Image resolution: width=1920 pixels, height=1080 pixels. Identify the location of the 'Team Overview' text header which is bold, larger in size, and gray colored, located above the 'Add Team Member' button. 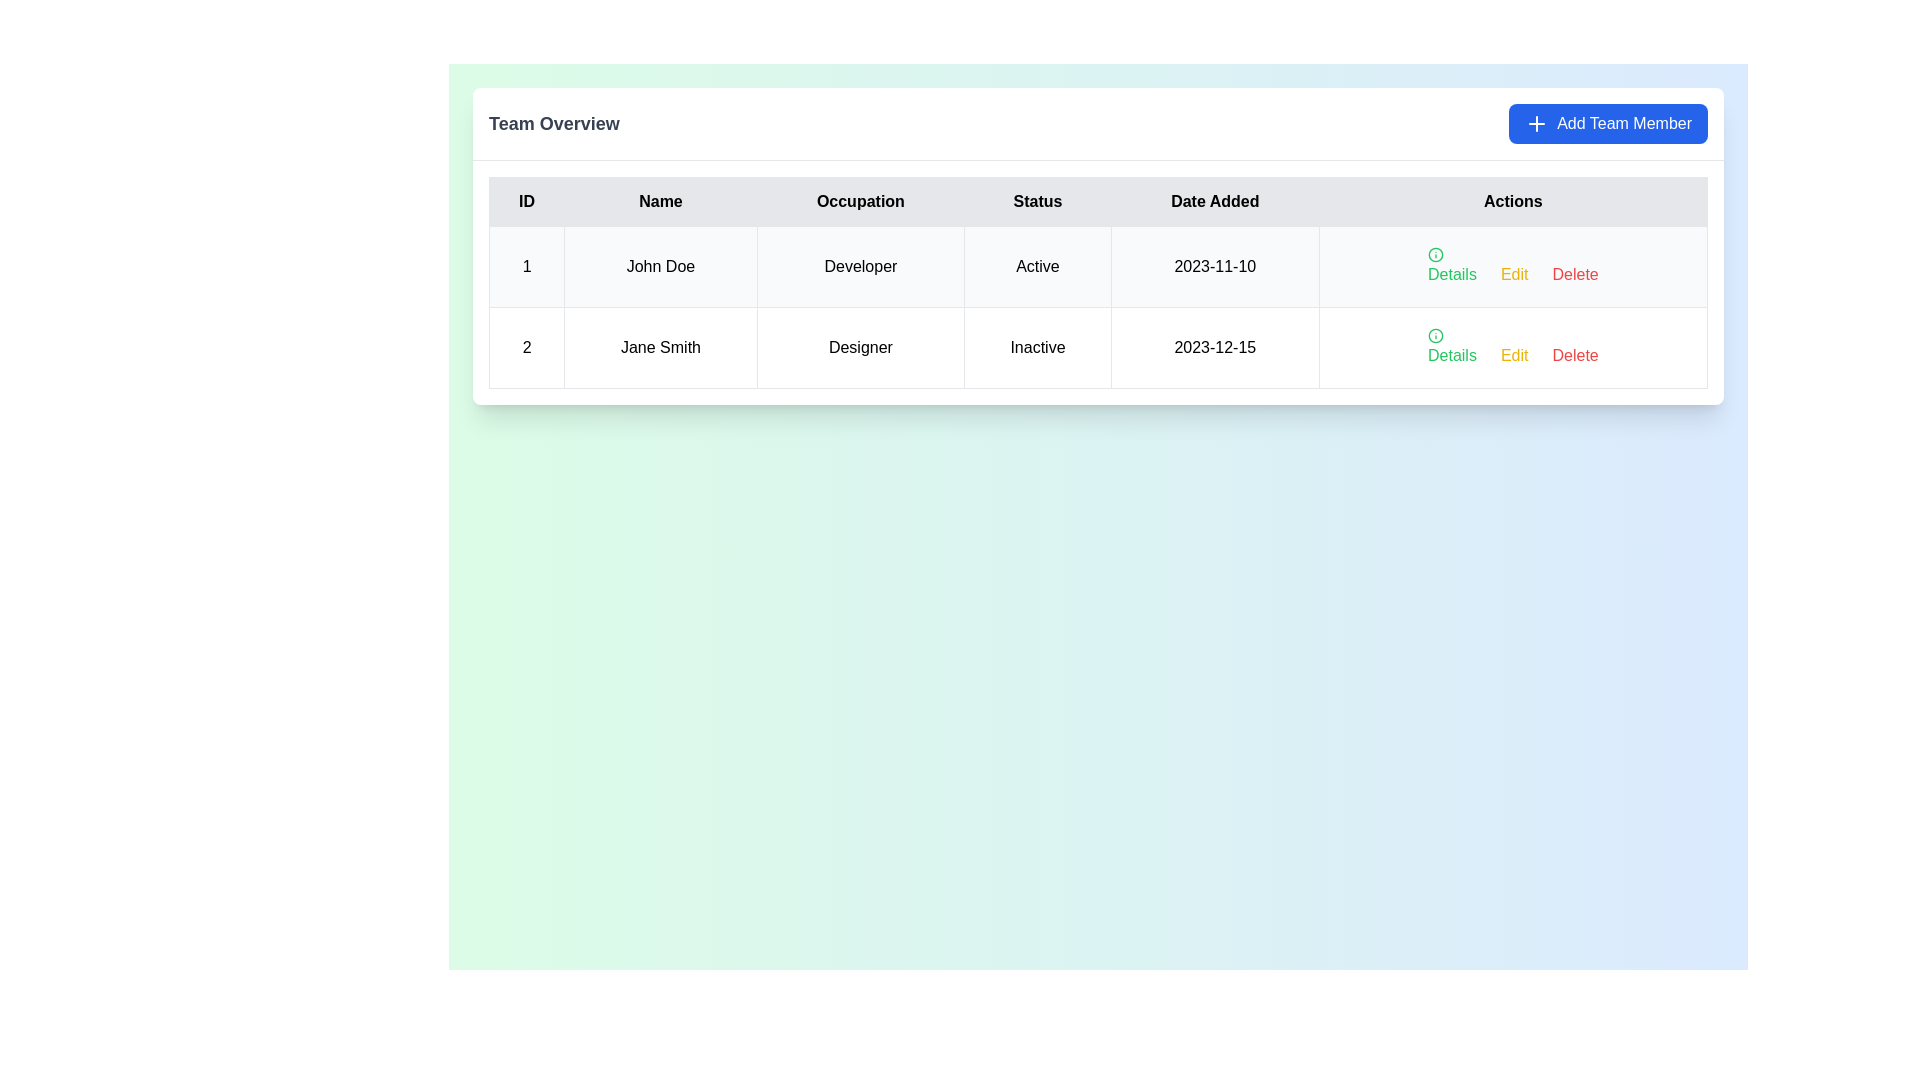
(554, 123).